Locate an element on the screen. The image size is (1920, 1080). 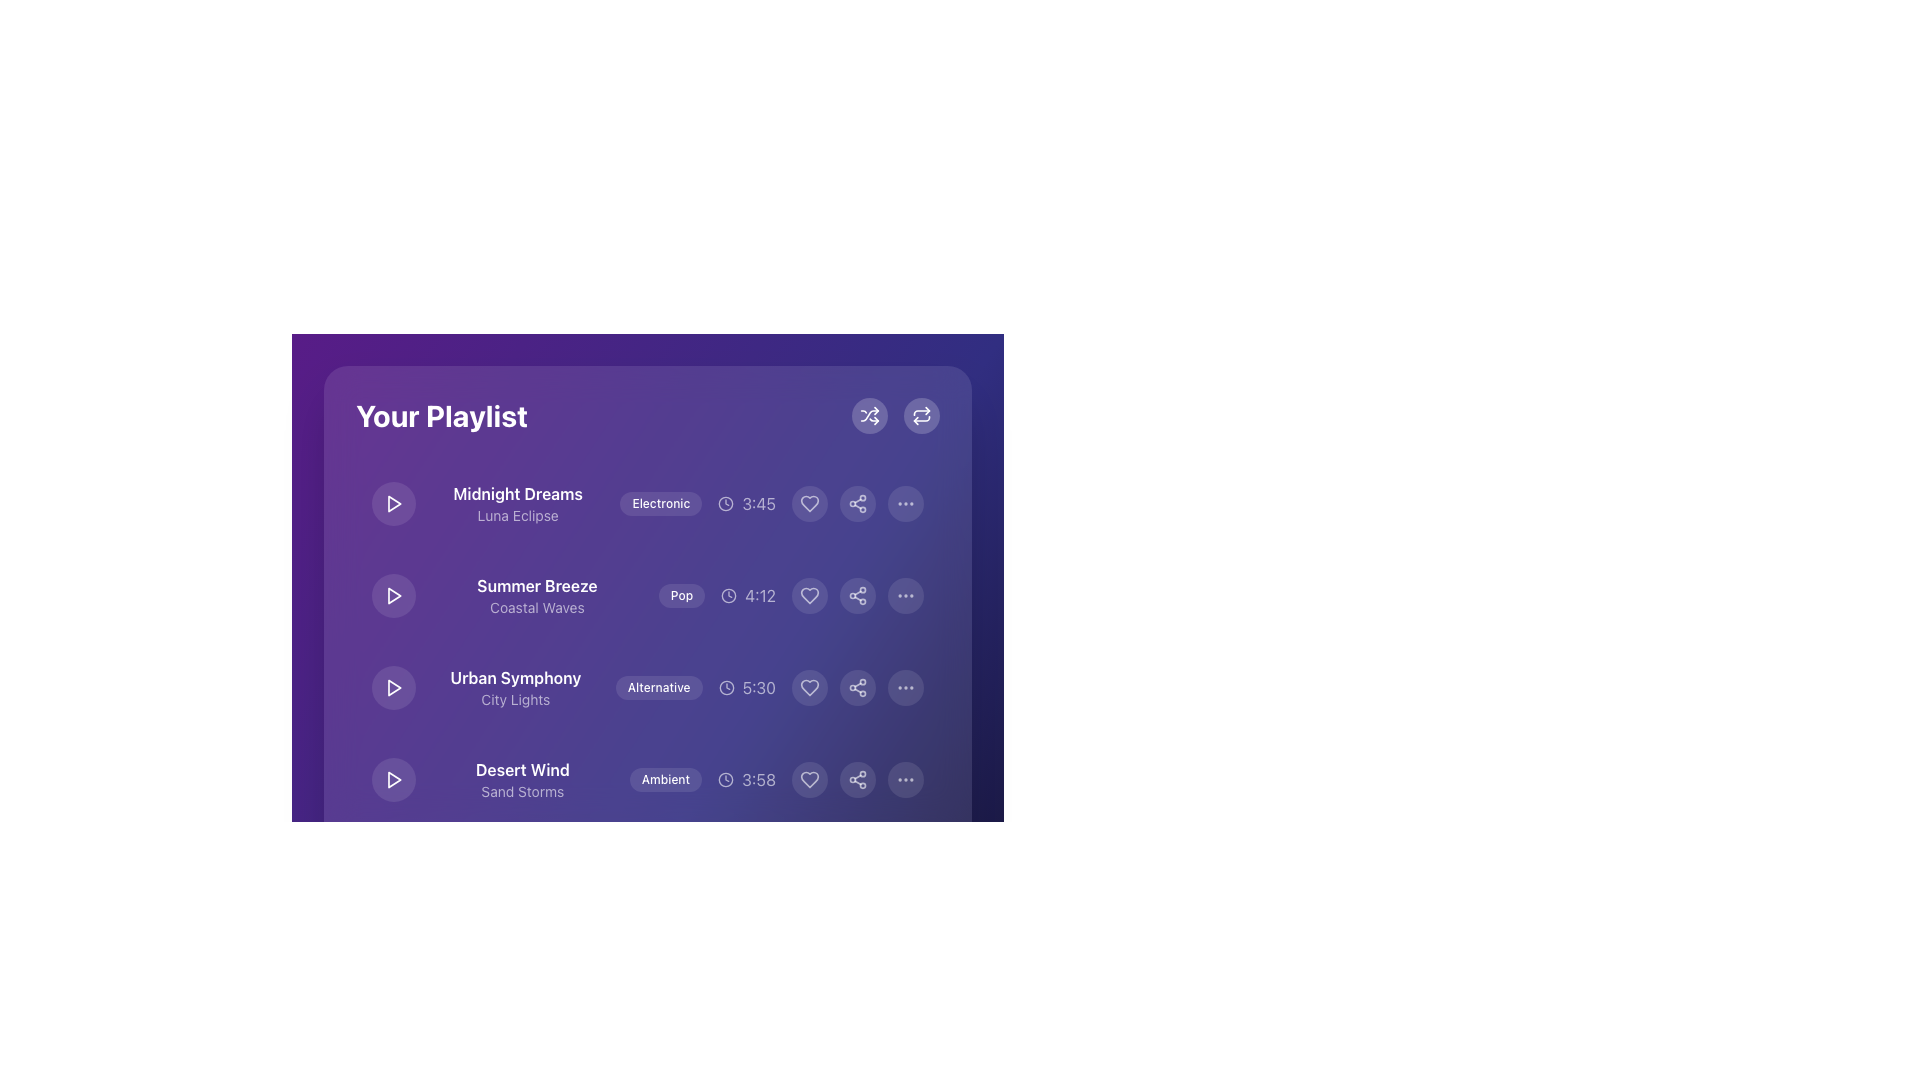
the first button in the action buttons of the first item in the playlist to like the associated song is located at coordinates (810, 503).